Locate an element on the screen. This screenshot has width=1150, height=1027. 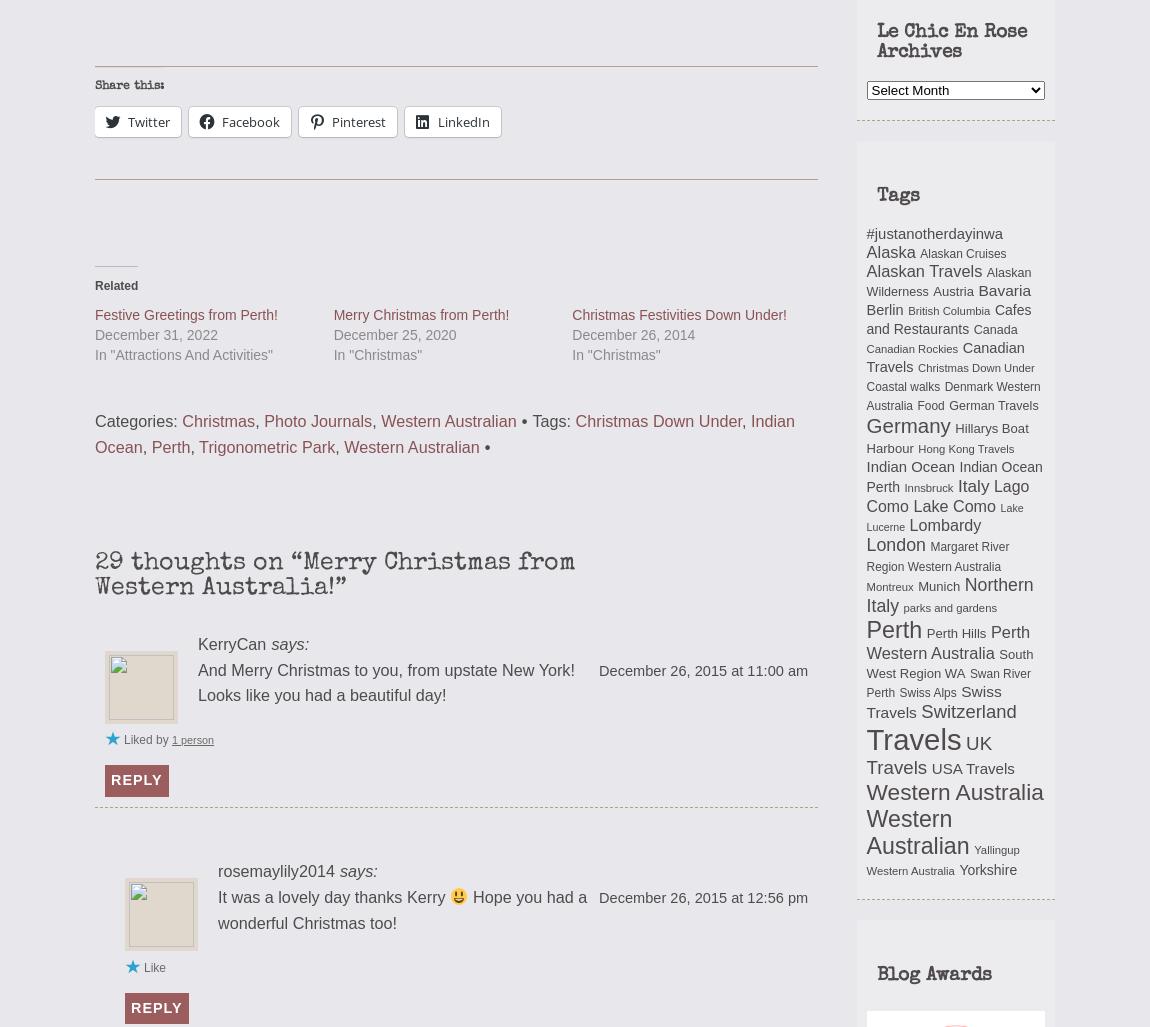
'Share this:' is located at coordinates (128, 85).